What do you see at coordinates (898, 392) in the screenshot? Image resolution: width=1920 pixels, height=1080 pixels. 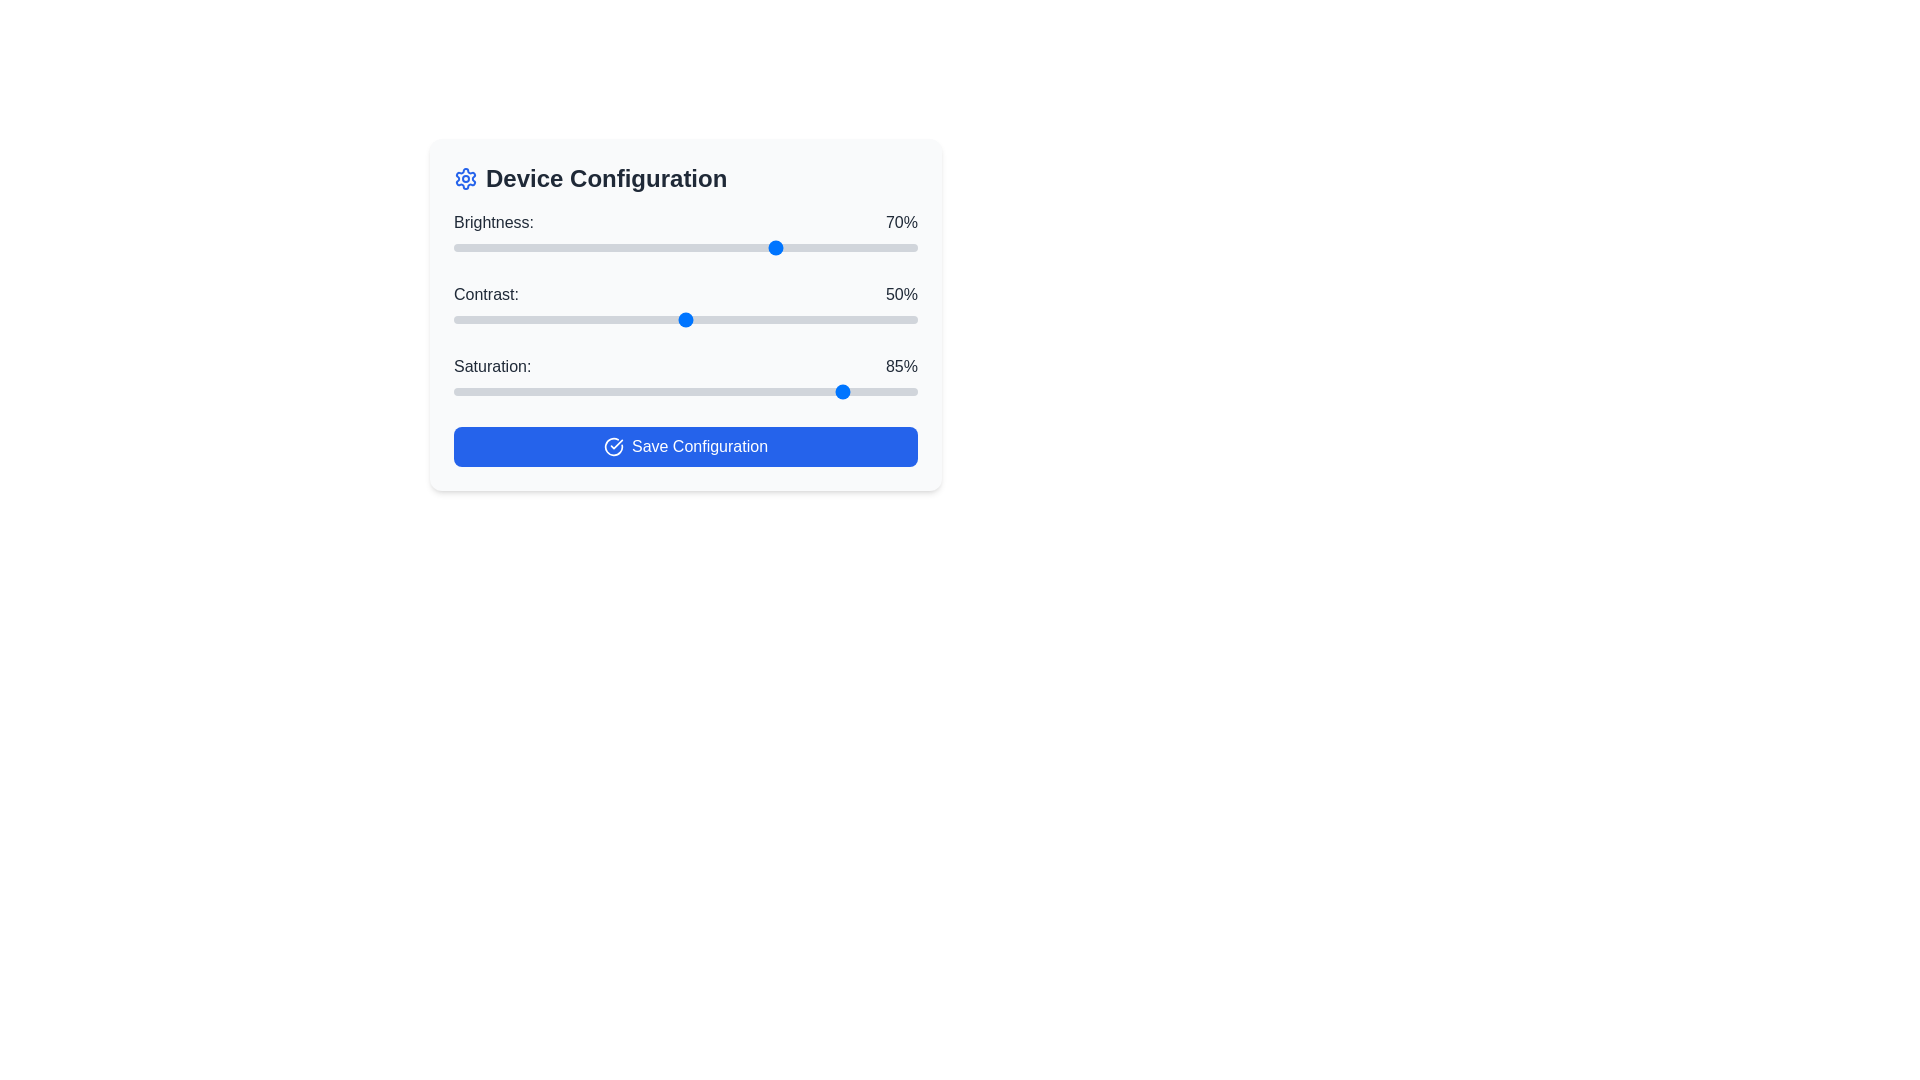 I see `the saturation level` at bounding box center [898, 392].